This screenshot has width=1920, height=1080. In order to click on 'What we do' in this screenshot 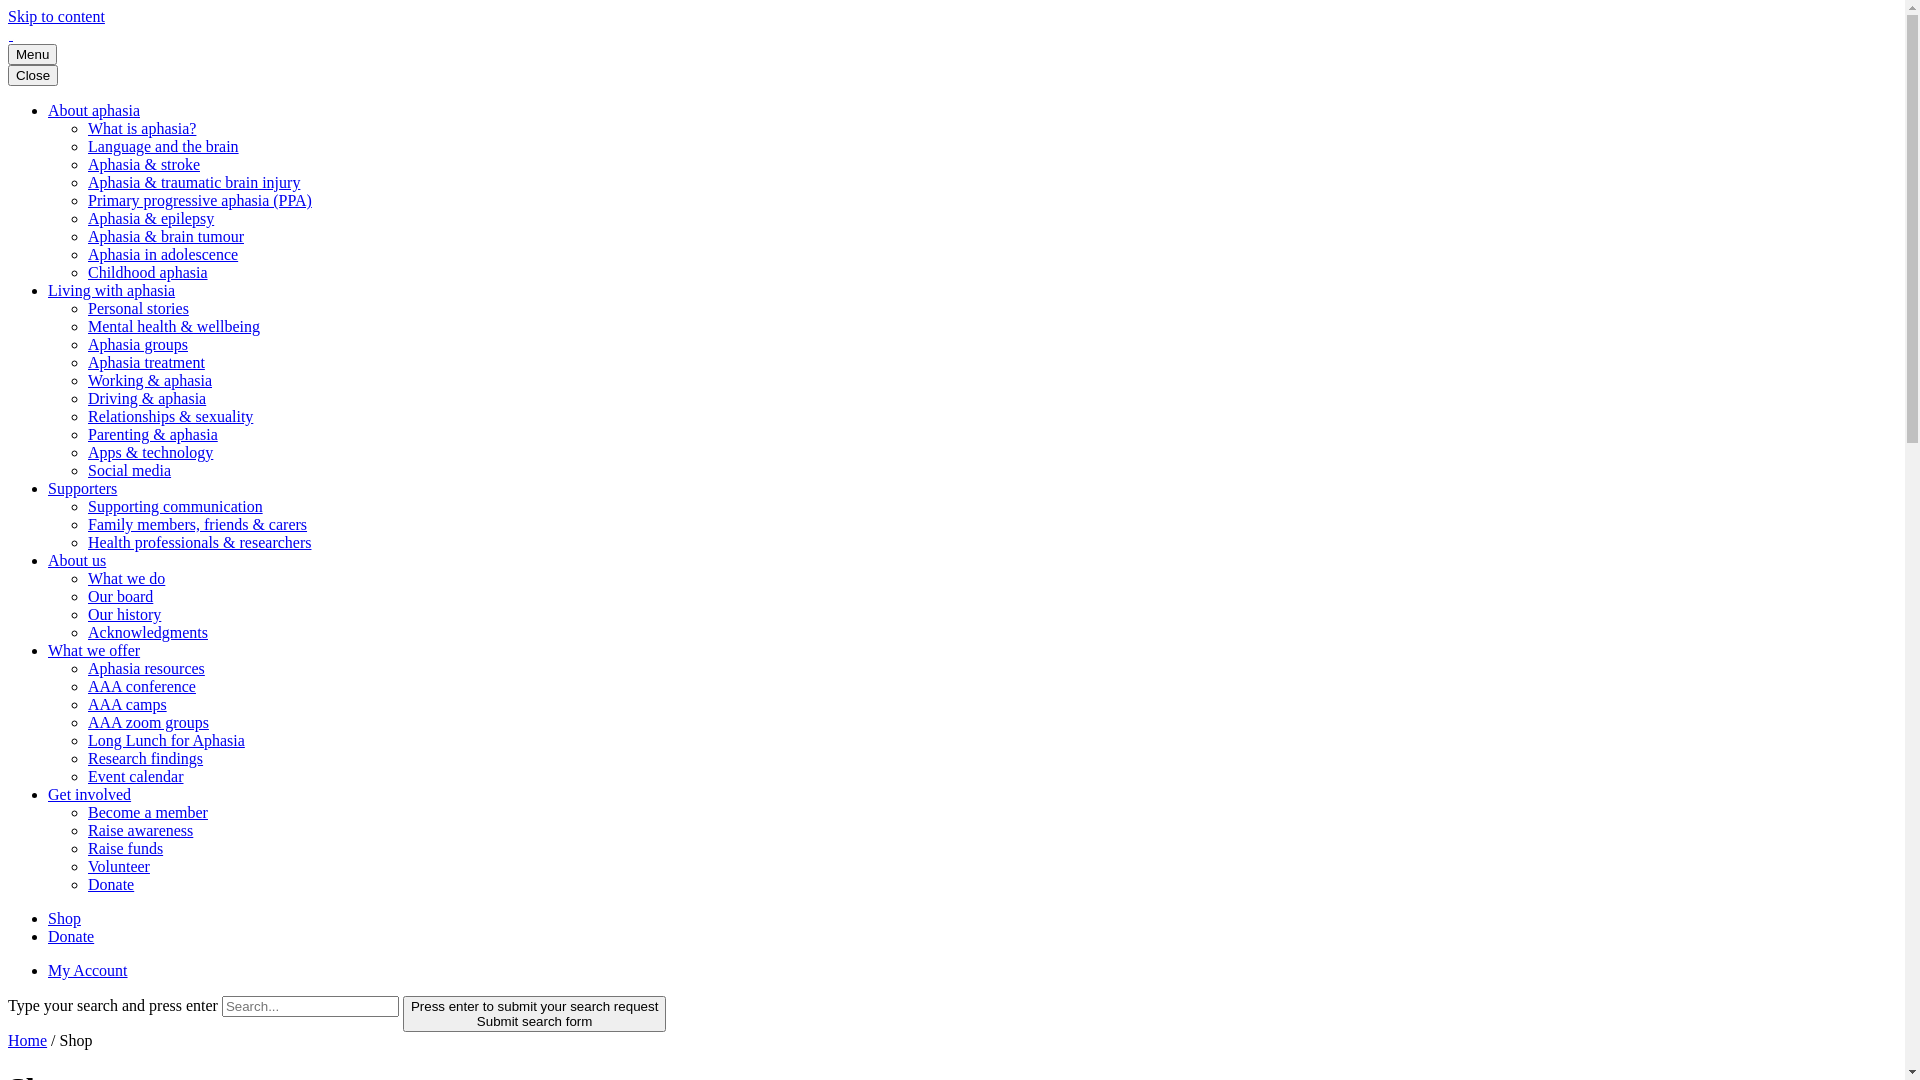, I will do `click(86, 578)`.